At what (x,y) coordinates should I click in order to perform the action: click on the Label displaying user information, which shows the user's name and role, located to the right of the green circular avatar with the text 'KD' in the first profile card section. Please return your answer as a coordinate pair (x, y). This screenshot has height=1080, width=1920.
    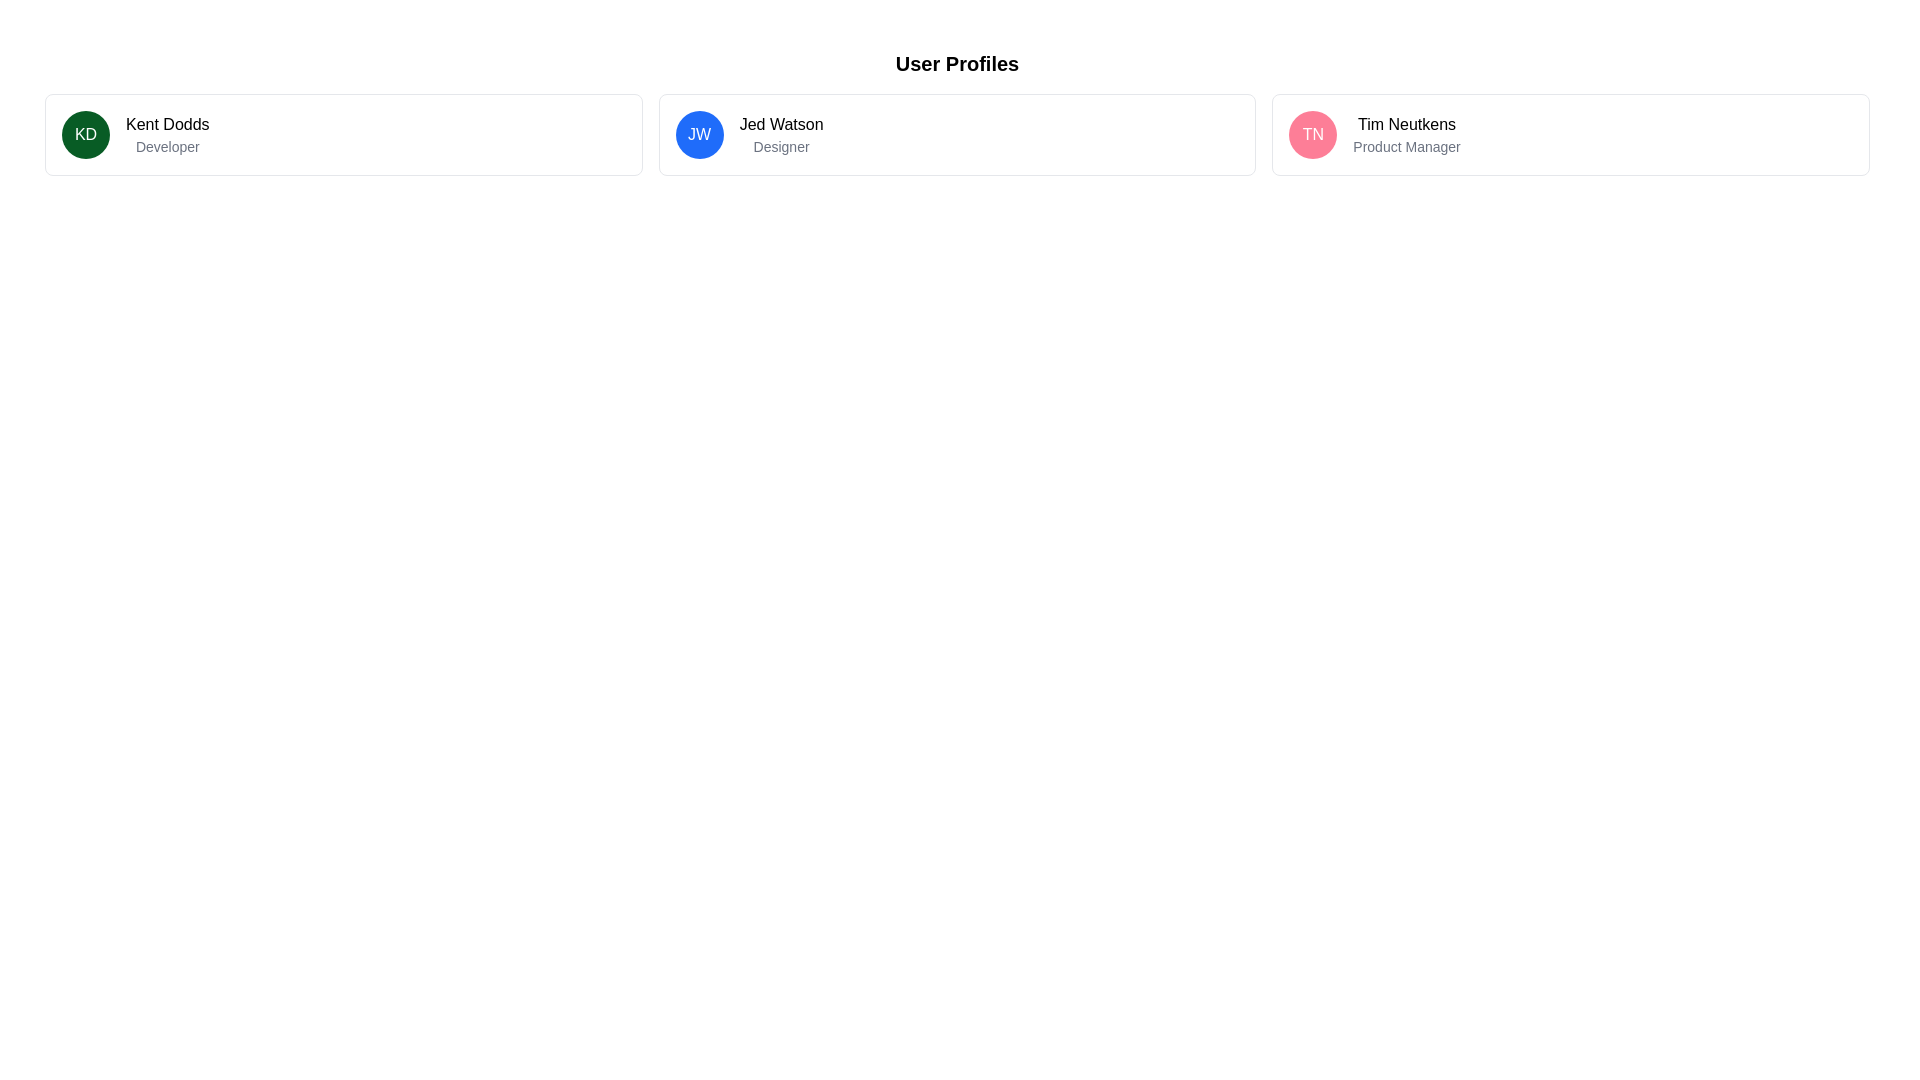
    Looking at the image, I should click on (167, 135).